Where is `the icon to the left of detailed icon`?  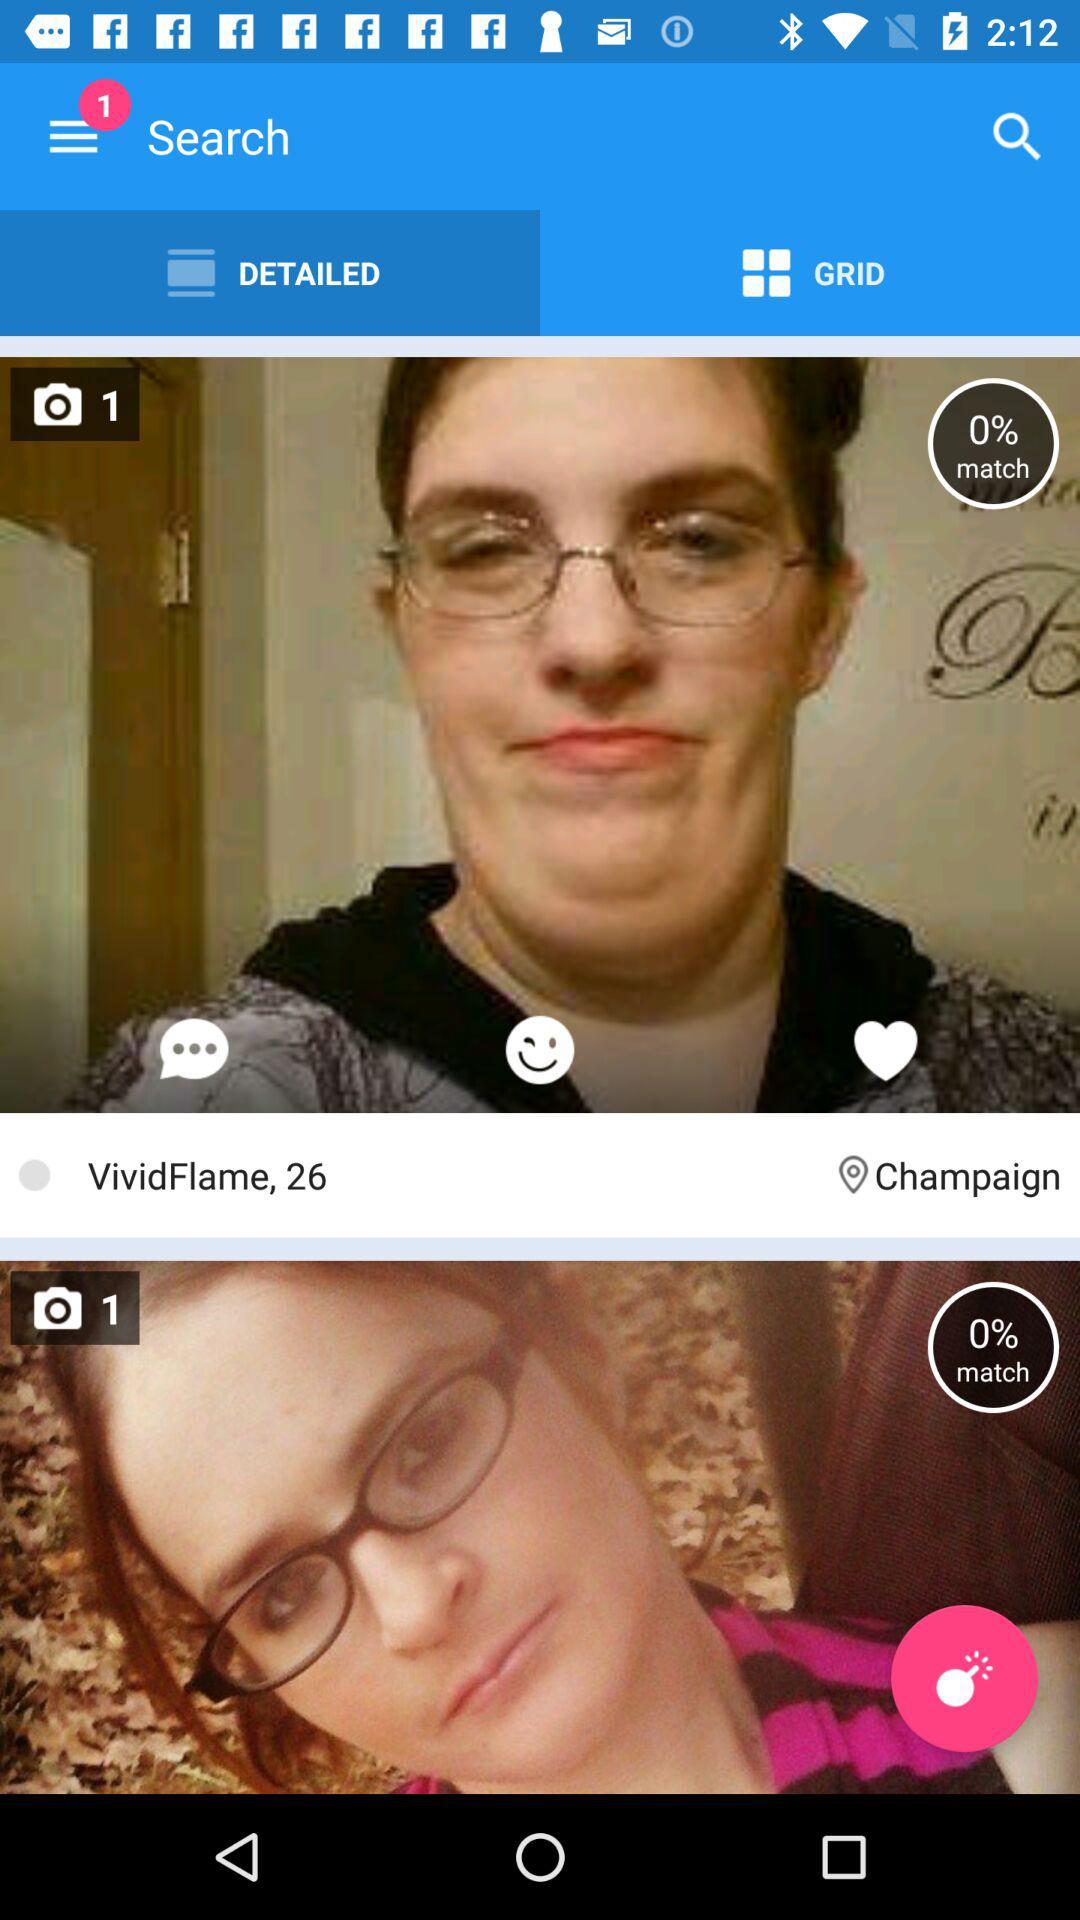
the icon to the left of detailed icon is located at coordinates (72, 135).